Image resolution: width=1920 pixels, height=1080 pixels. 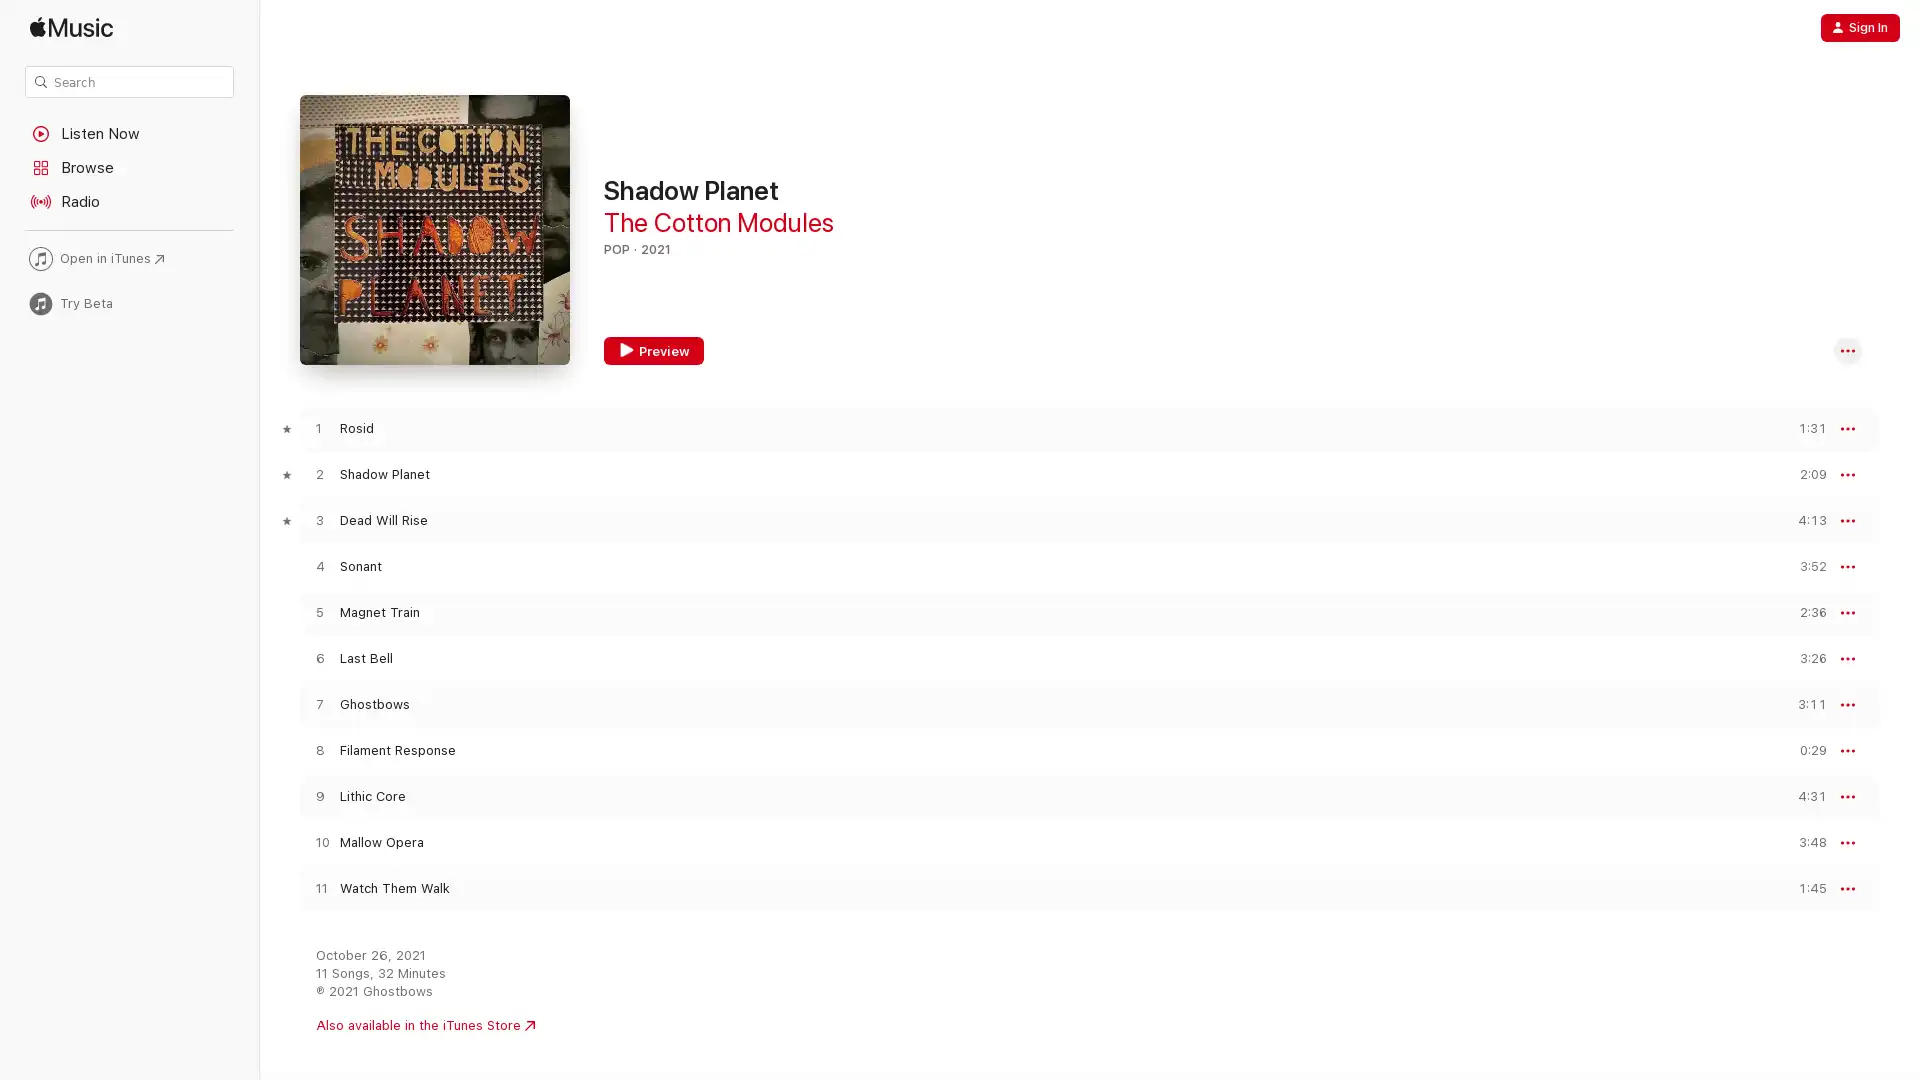 I want to click on Apple Music, so click(x=128, y=27).